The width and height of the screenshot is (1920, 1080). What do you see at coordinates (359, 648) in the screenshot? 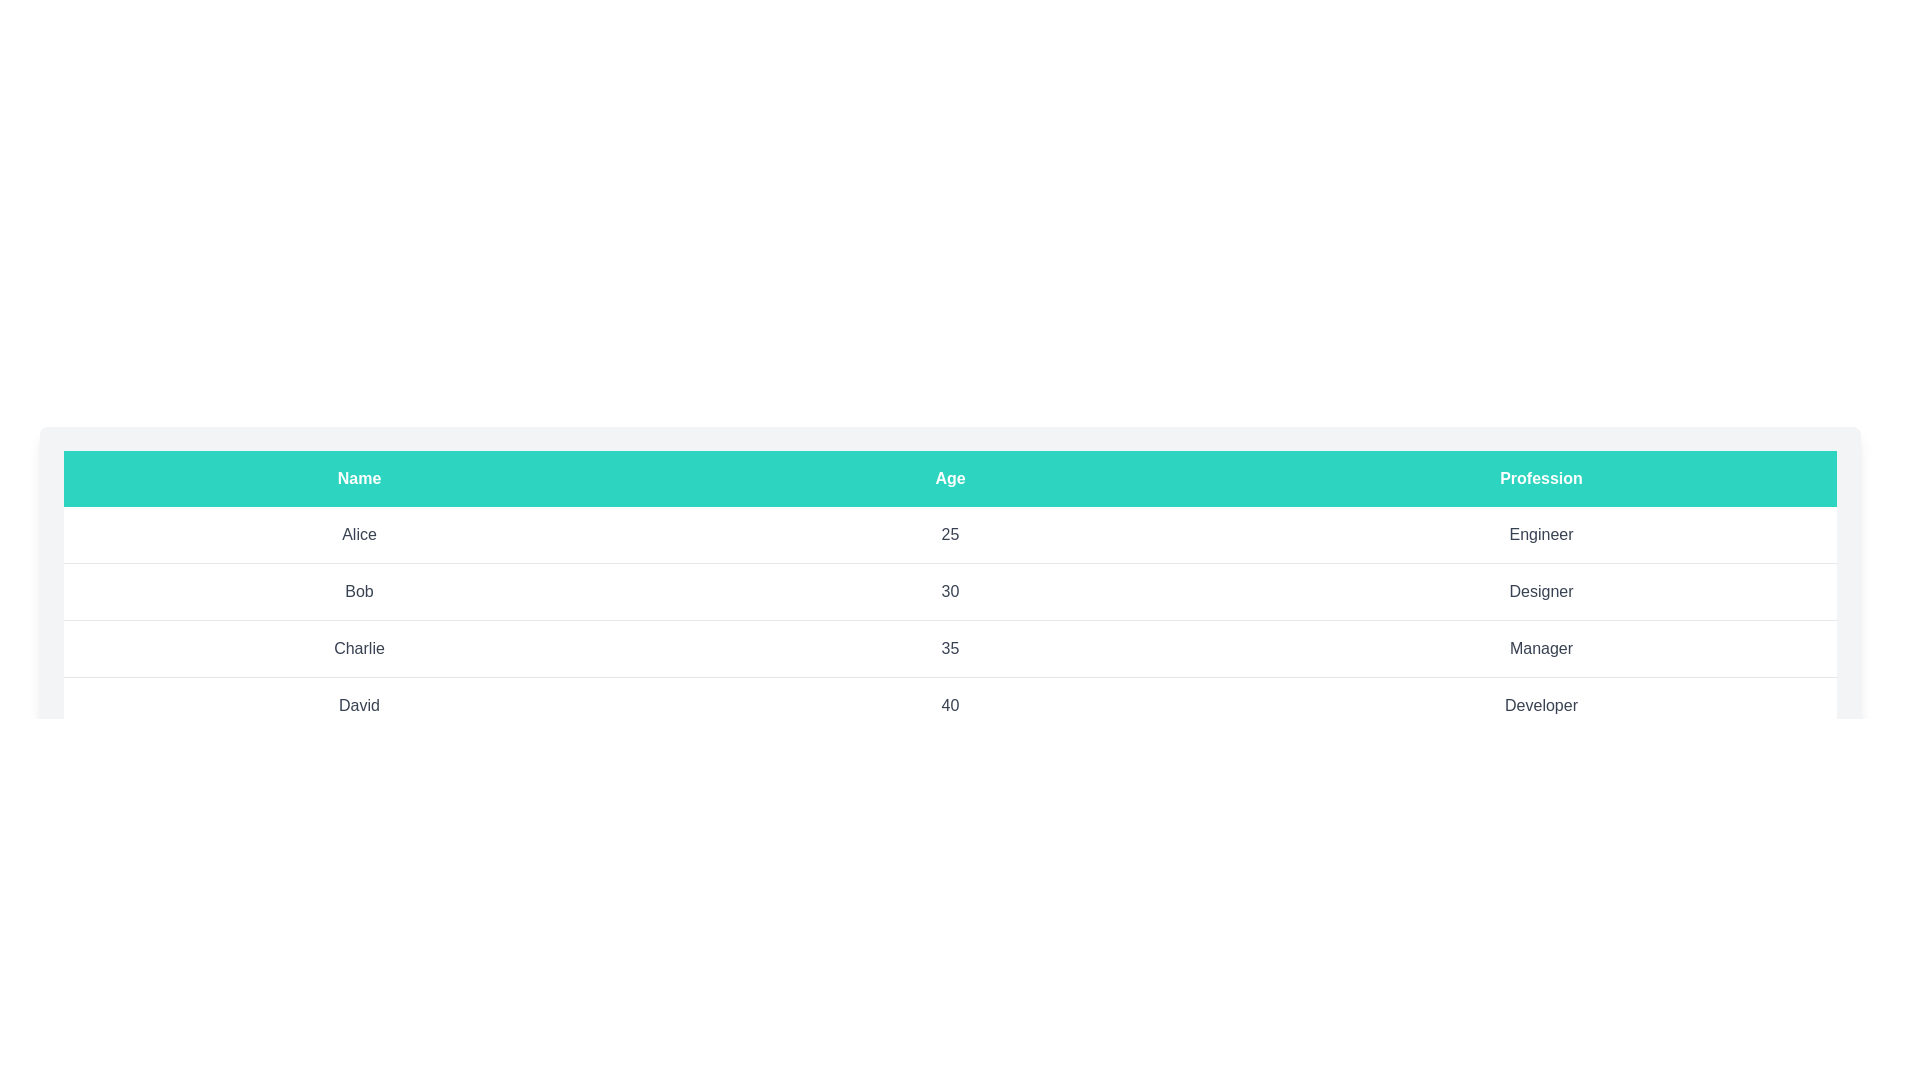
I see `on the text label displaying 'Charlie' in the third row of the user information table` at bounding box center [359, 648].